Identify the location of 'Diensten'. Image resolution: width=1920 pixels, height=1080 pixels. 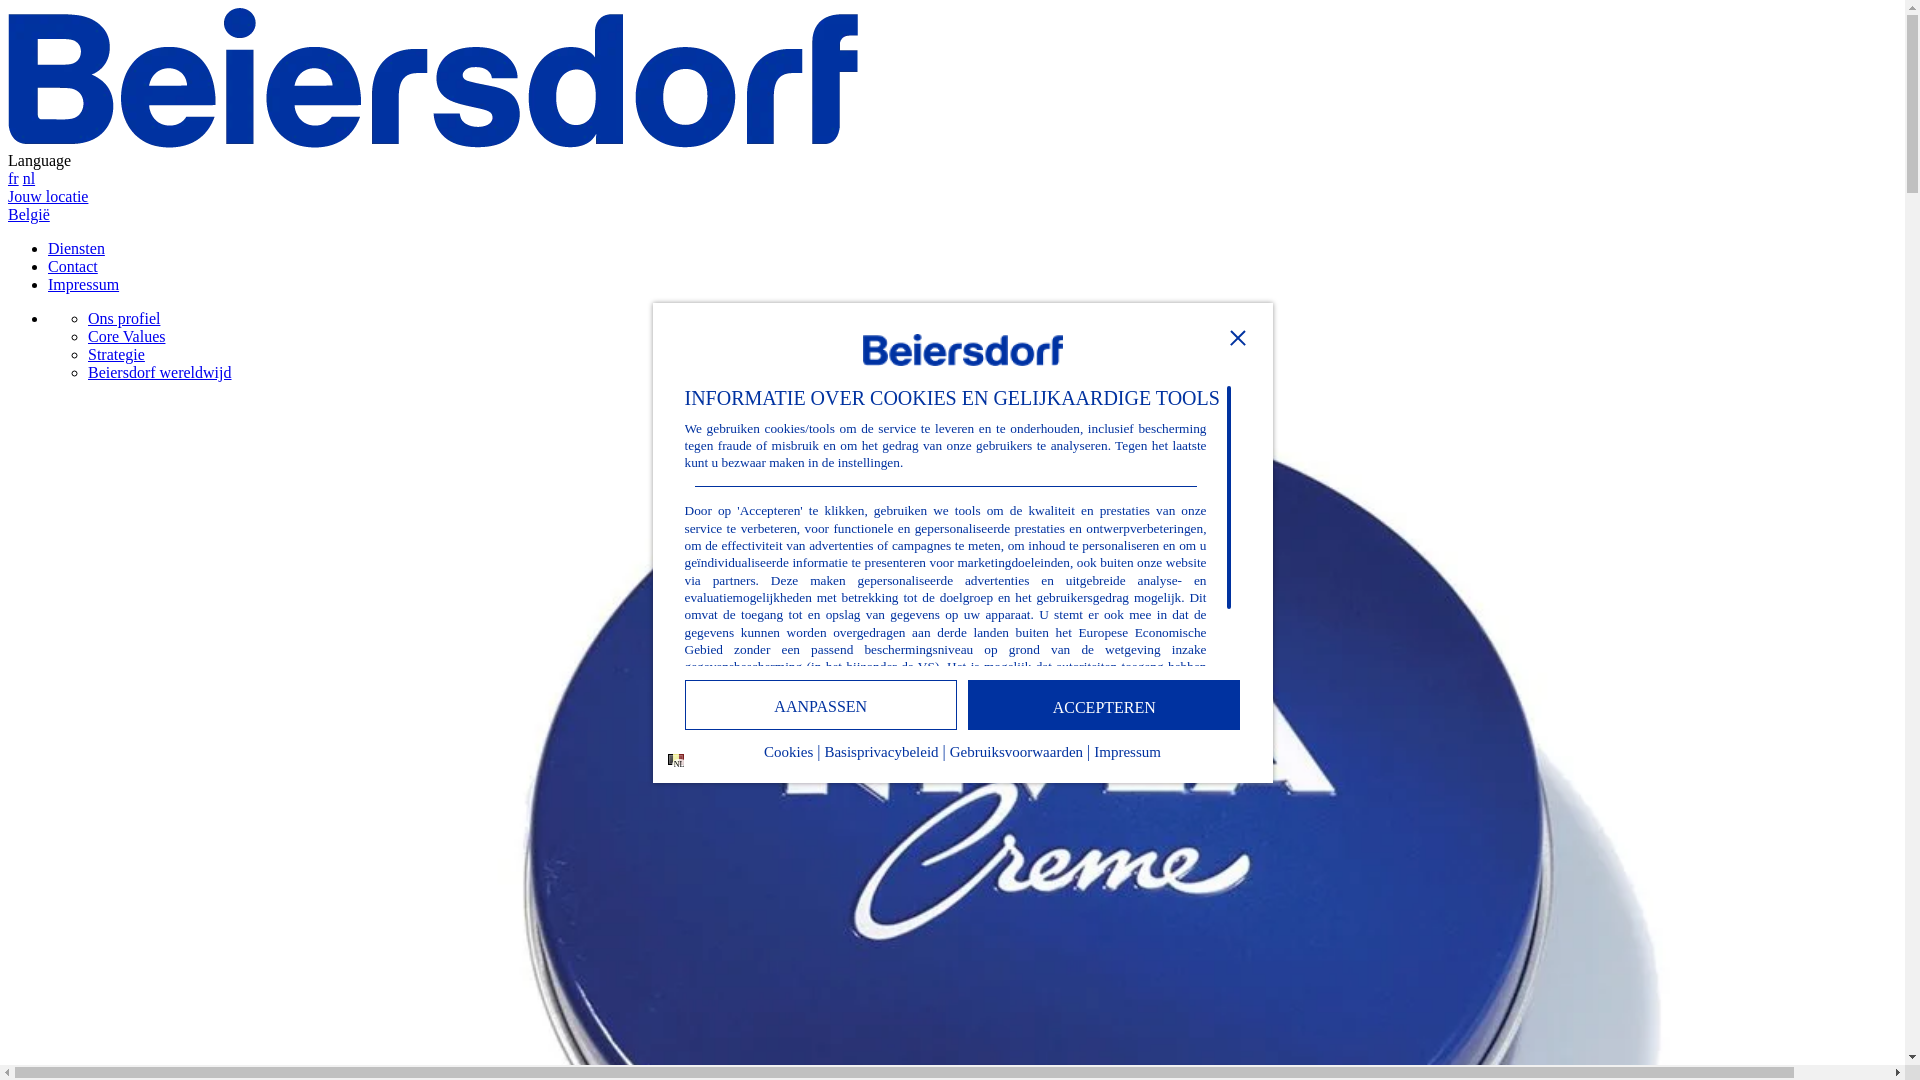
(76, 247).